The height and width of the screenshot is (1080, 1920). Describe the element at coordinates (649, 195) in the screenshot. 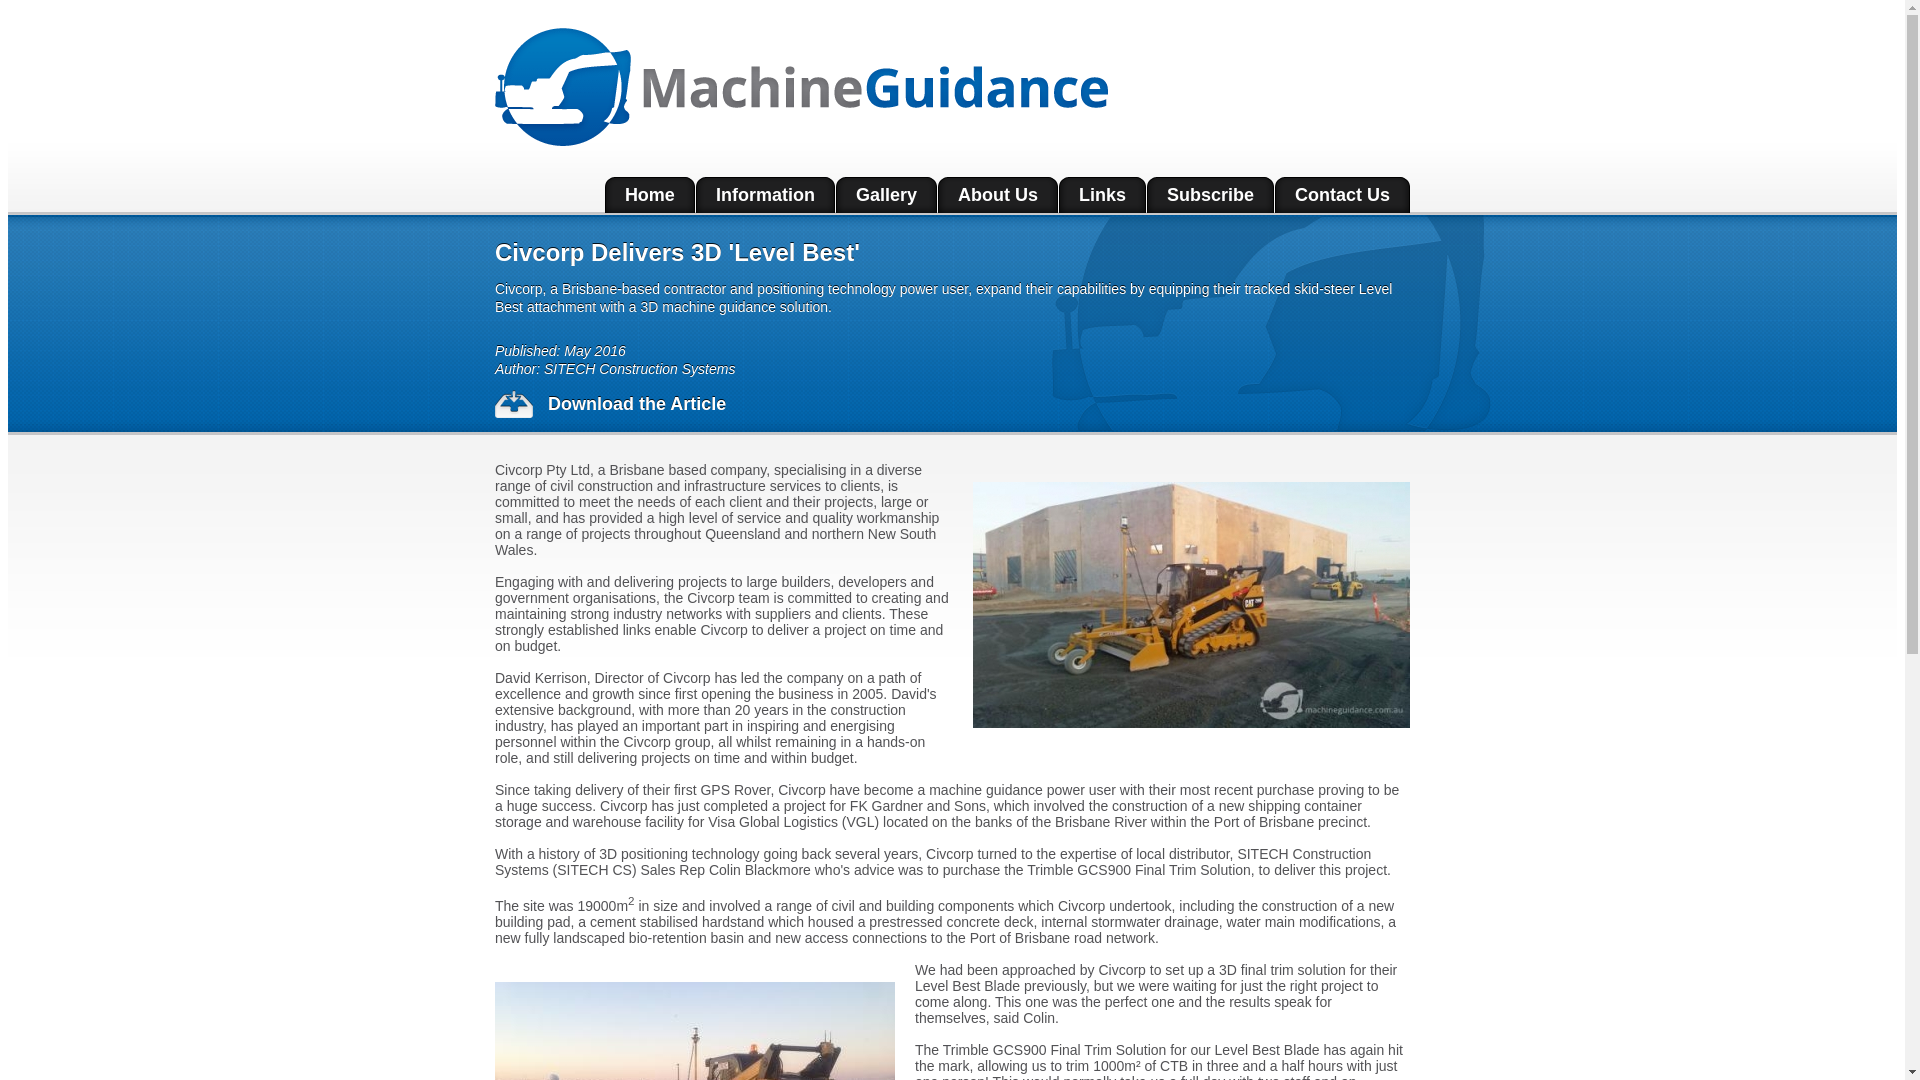

I see `'Home'` at that location.